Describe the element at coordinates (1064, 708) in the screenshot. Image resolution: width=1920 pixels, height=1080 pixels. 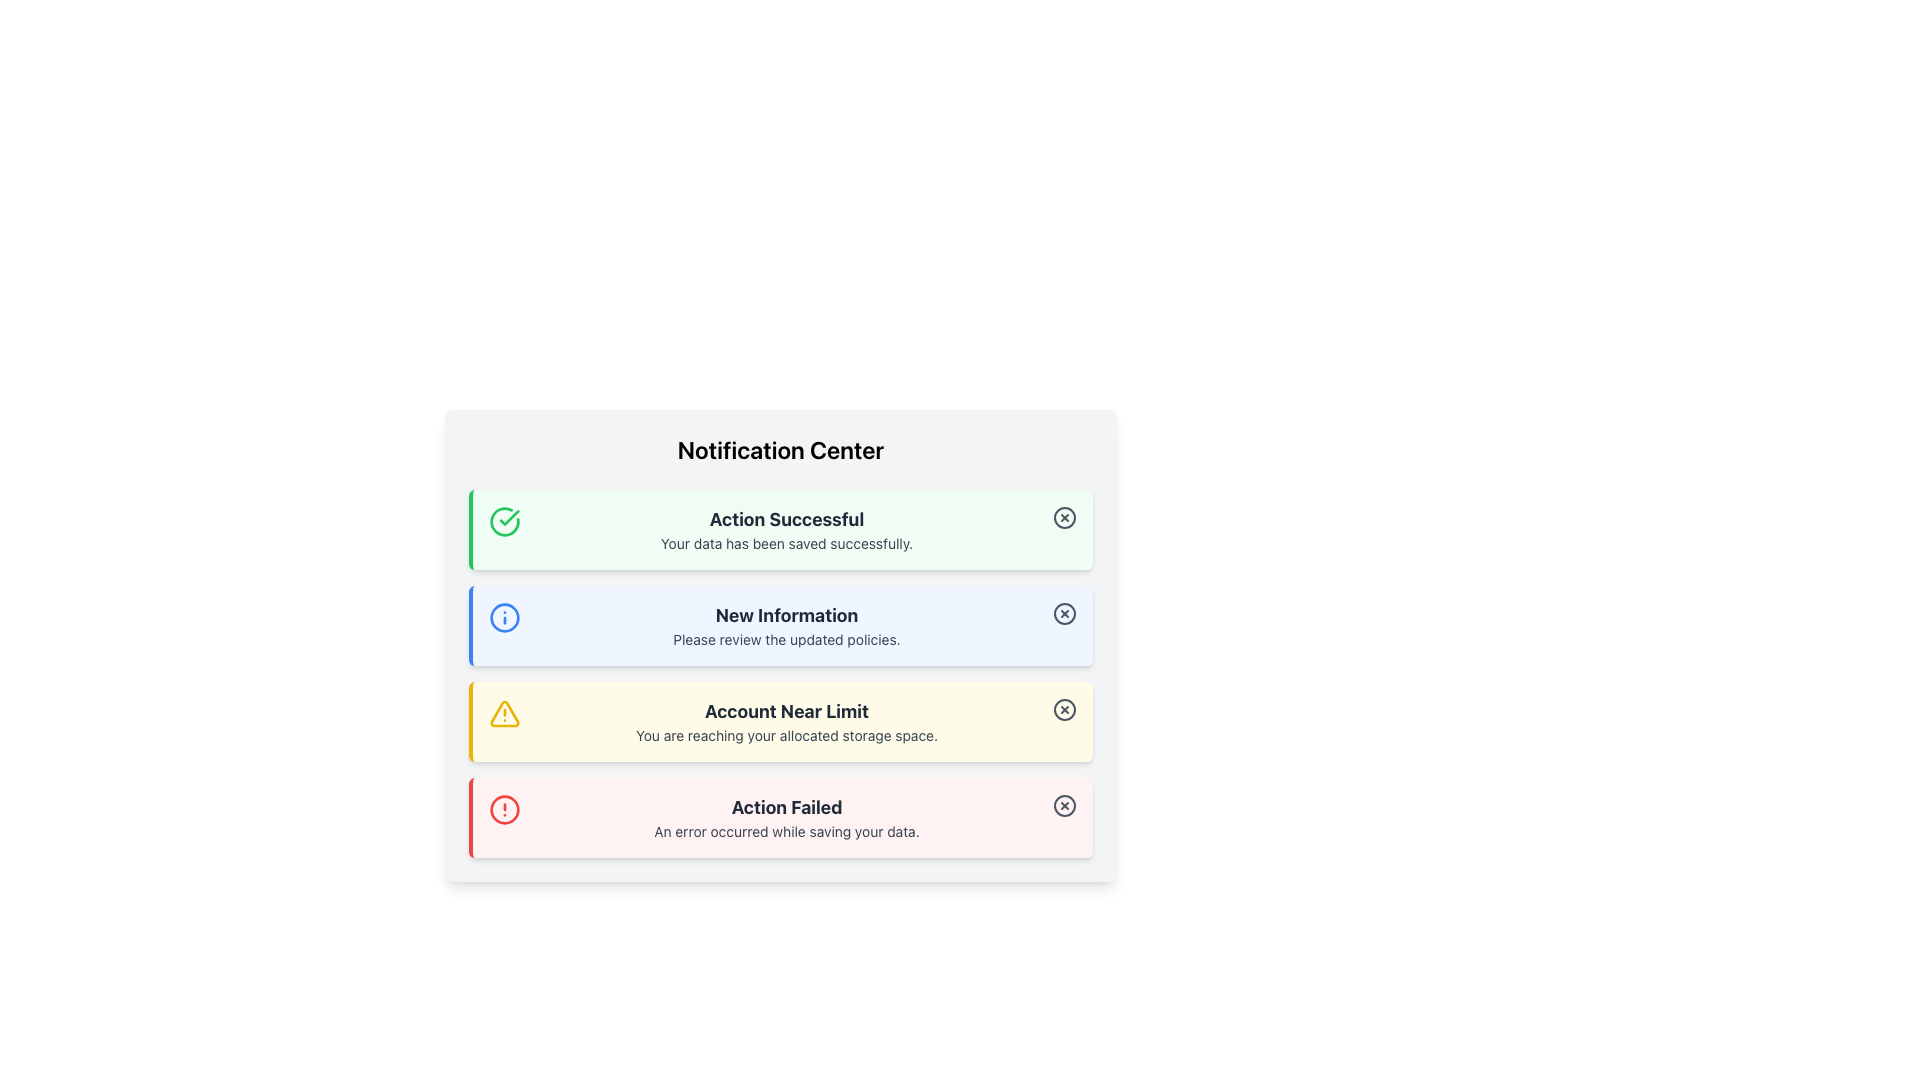
I see `the dismiss button, which is a small circular gray icon with an 'X' mark located at the right end of the yellow notification box titled 'Account Near Limit'` at that location.